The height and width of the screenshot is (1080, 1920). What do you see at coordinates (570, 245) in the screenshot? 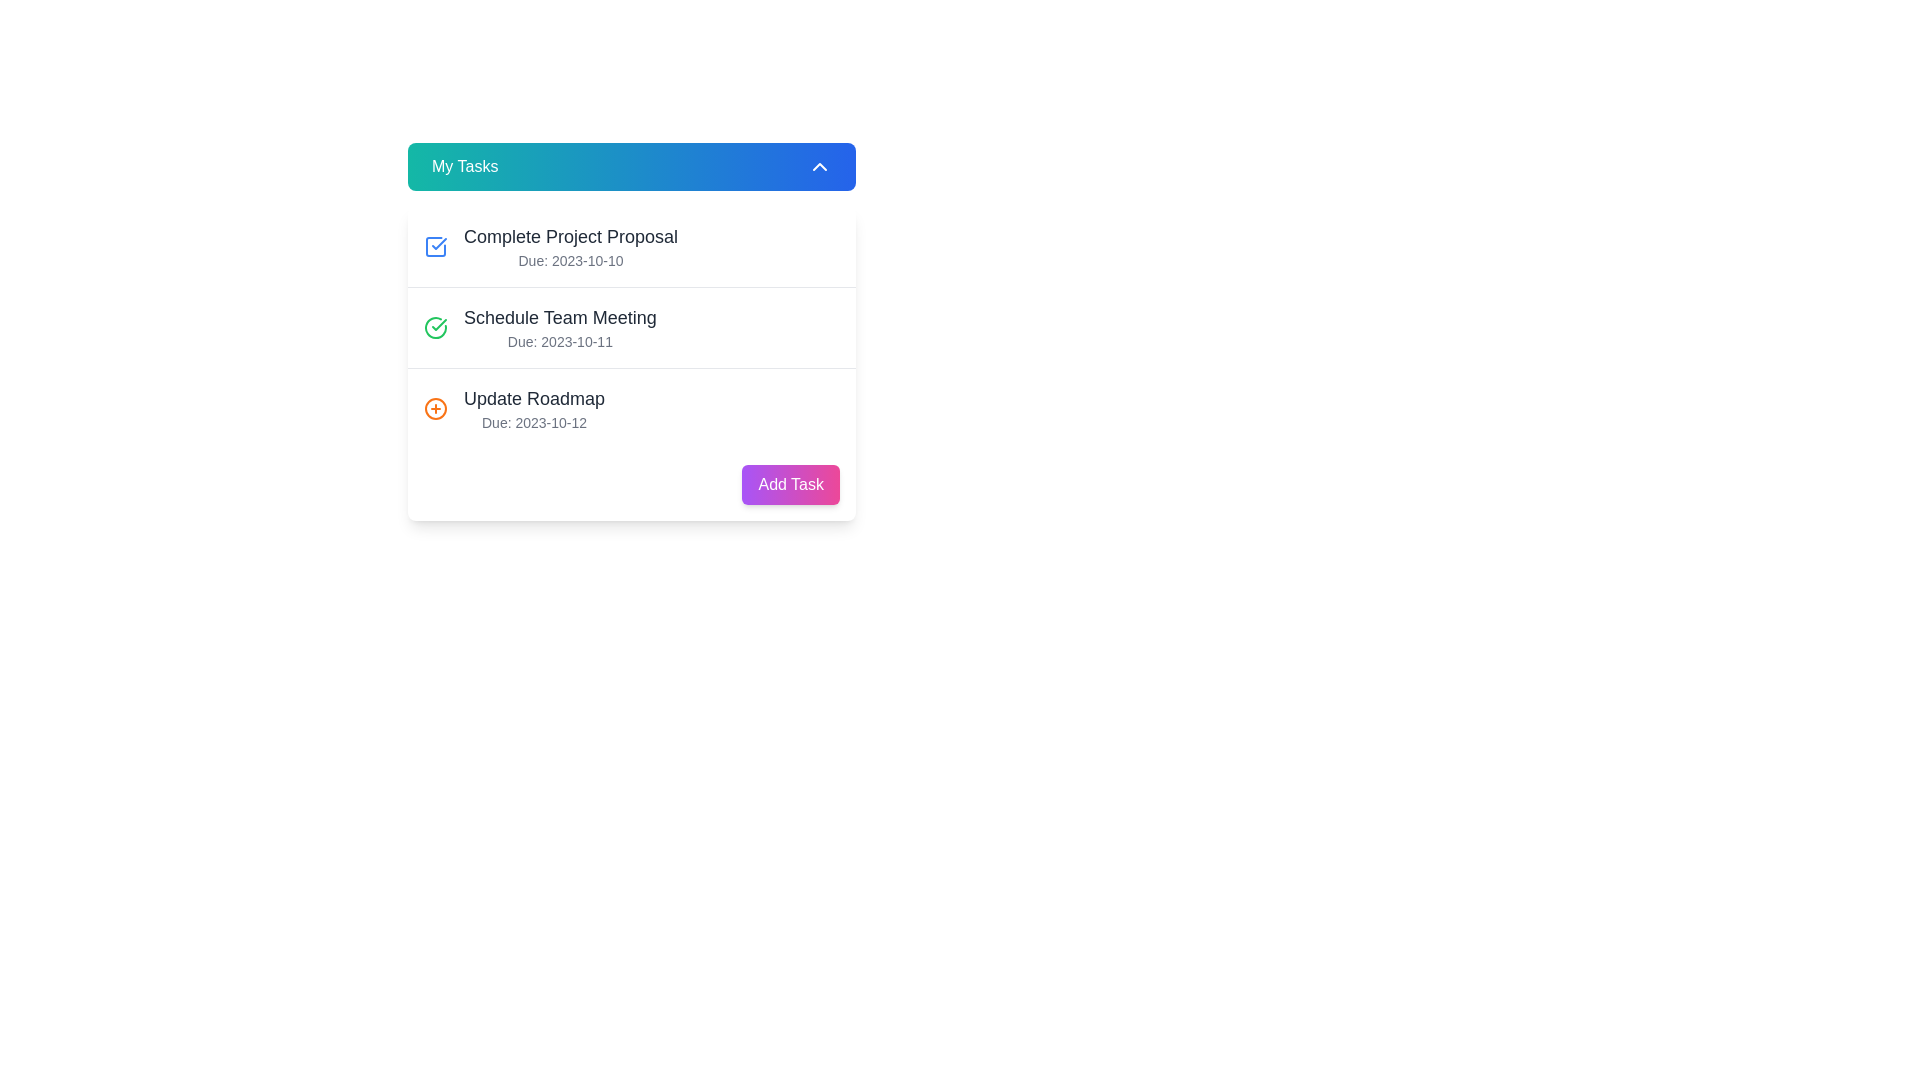
I see `the task item display titled 'Complete Project Proposal'` at bounding box center [570, 245].